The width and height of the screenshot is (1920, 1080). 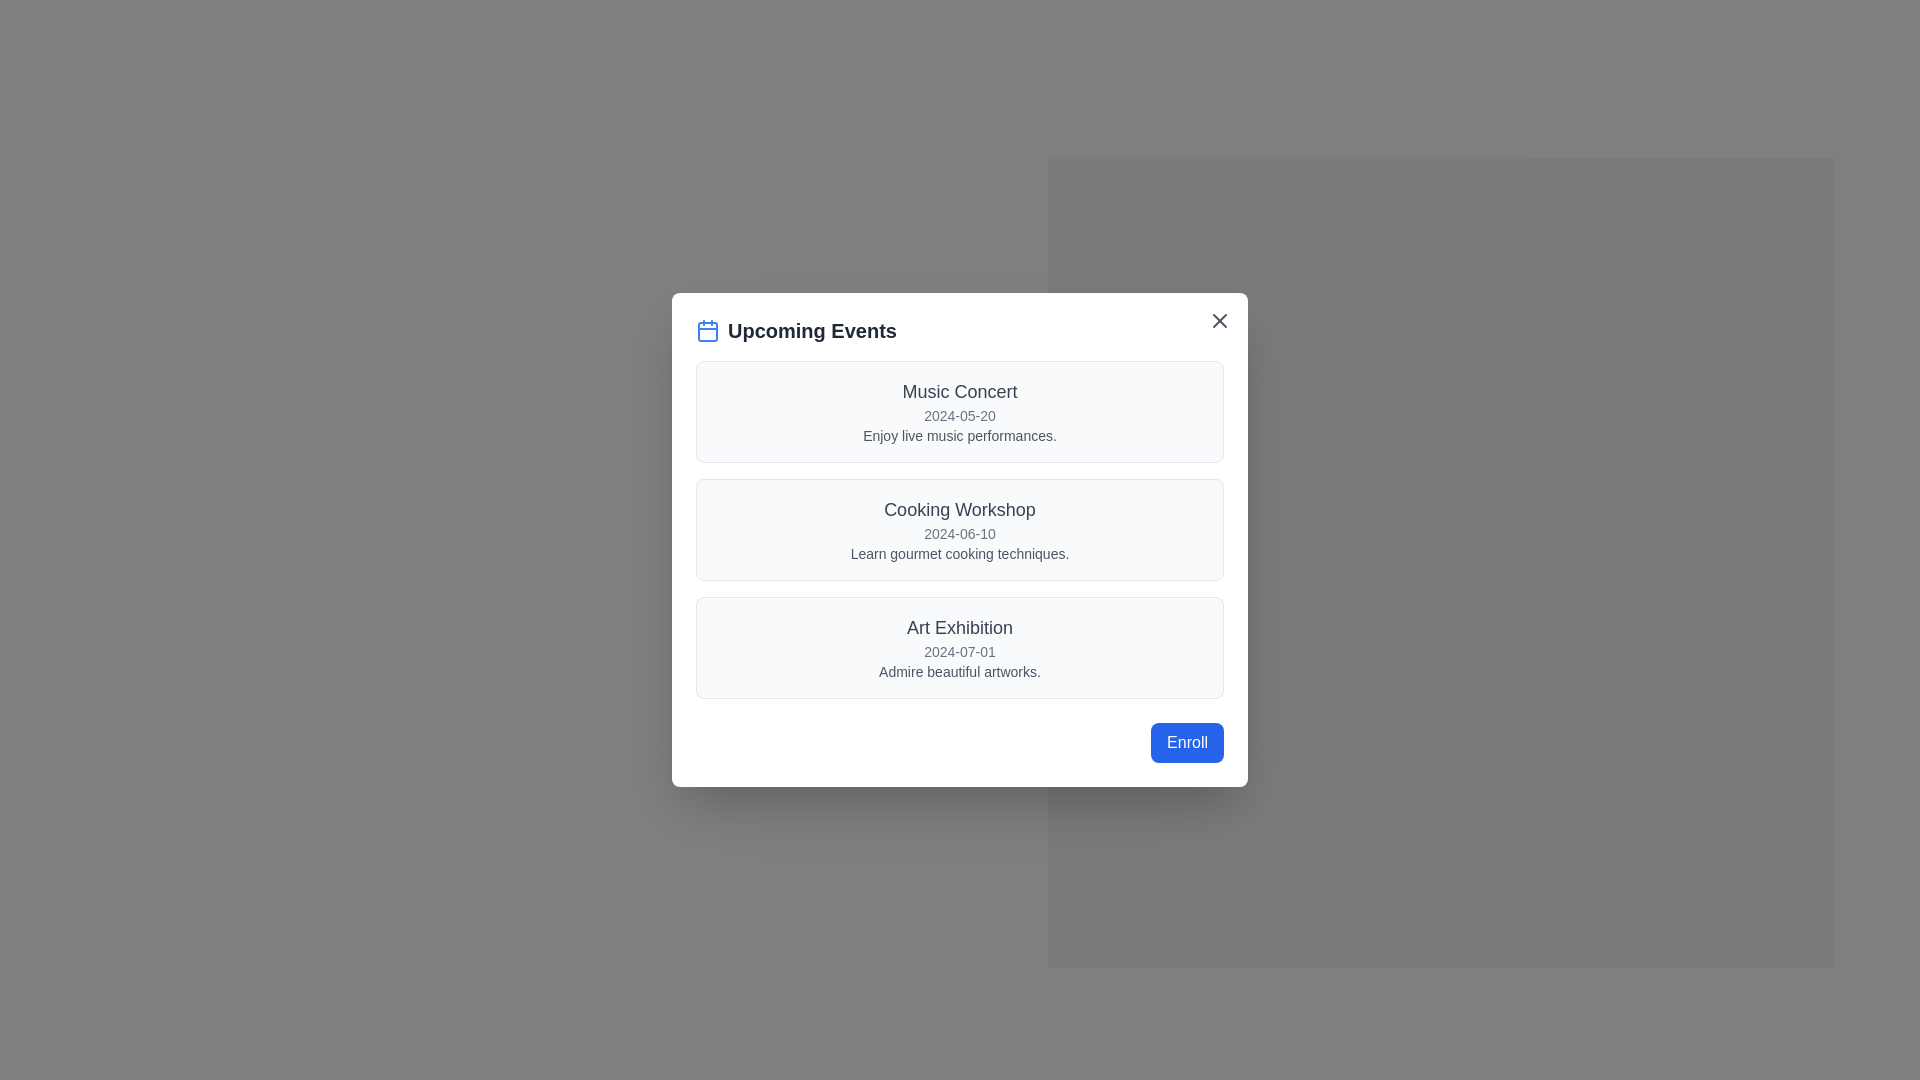 I want to click on the text label providing a brief description for the 'Cooking Workshop' event, located below the event title and date, so click(x=960, y=554).